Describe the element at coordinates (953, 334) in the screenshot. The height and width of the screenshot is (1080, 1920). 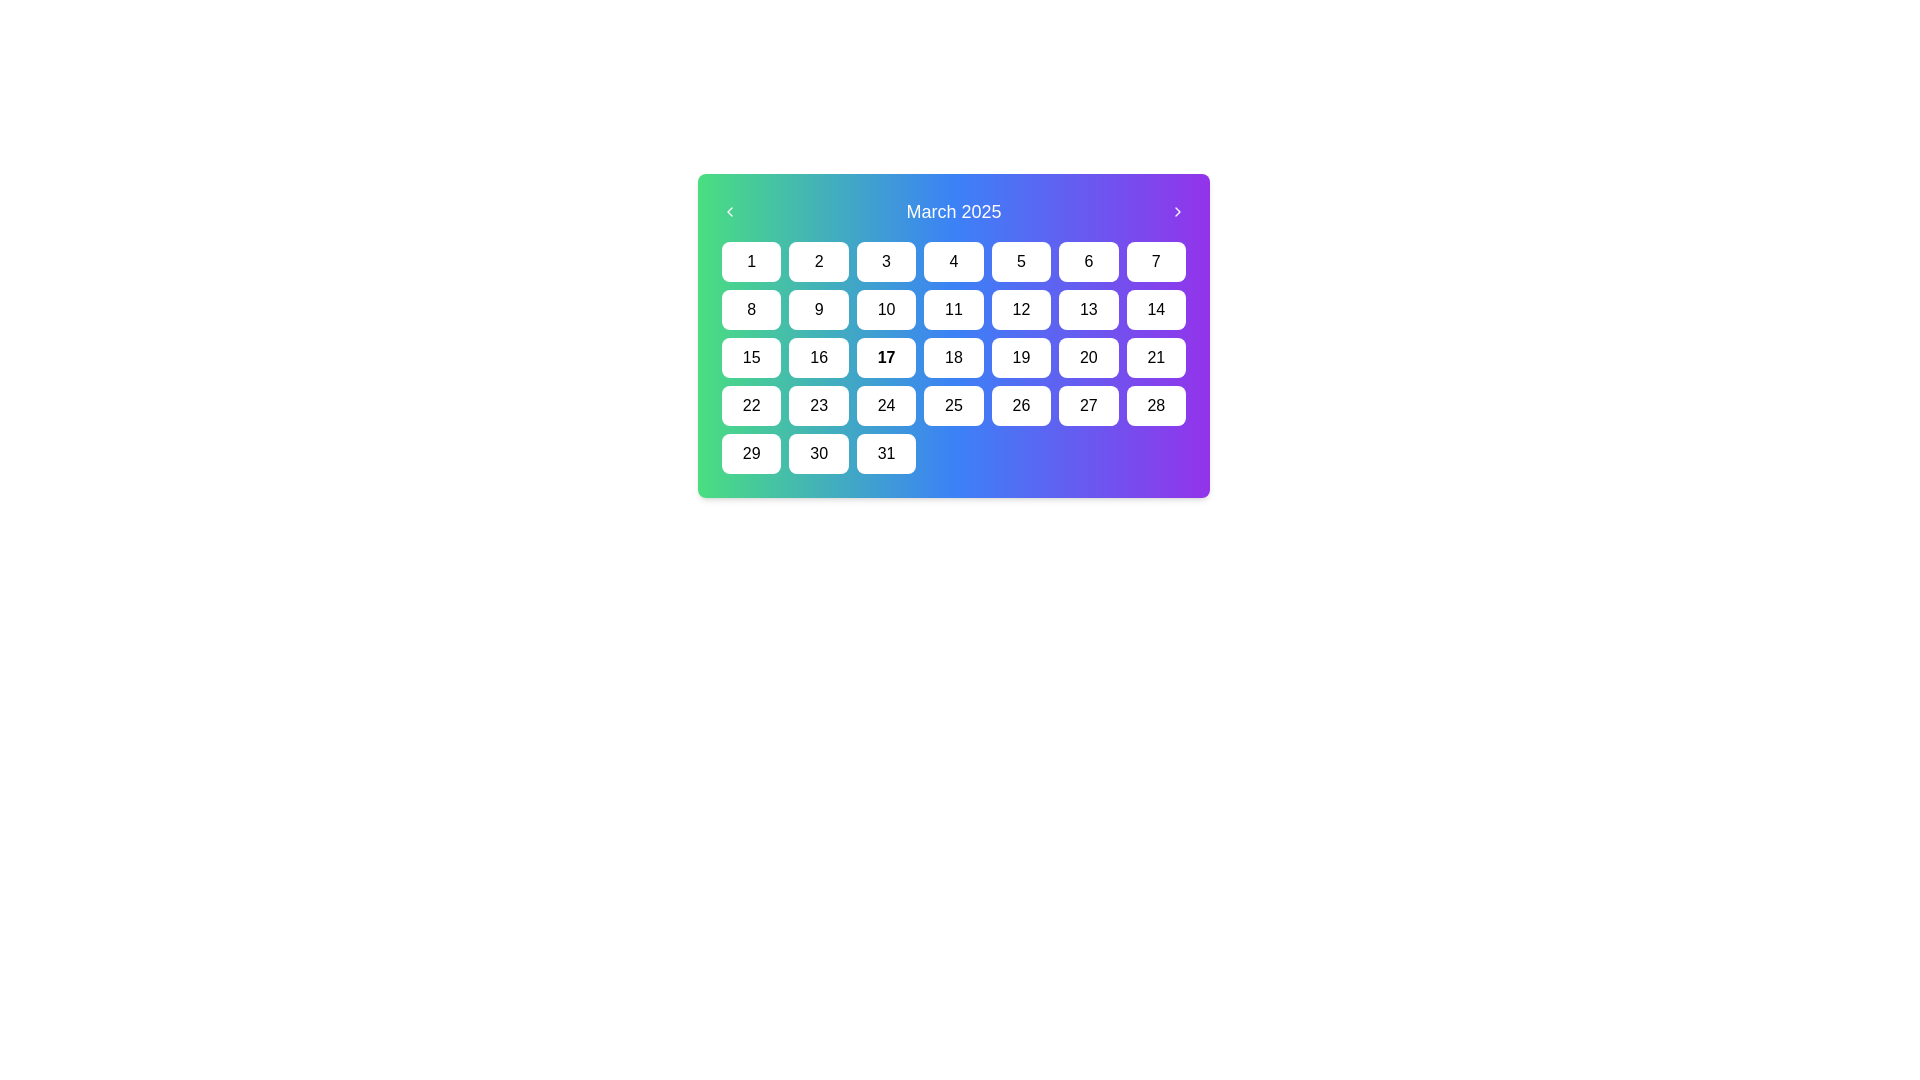
I see `on a date in the Calendar Widget for March 2025, which is visually characterized by a gradient background and a grid layout of numbers enclosed in rounded buttons` at that location.